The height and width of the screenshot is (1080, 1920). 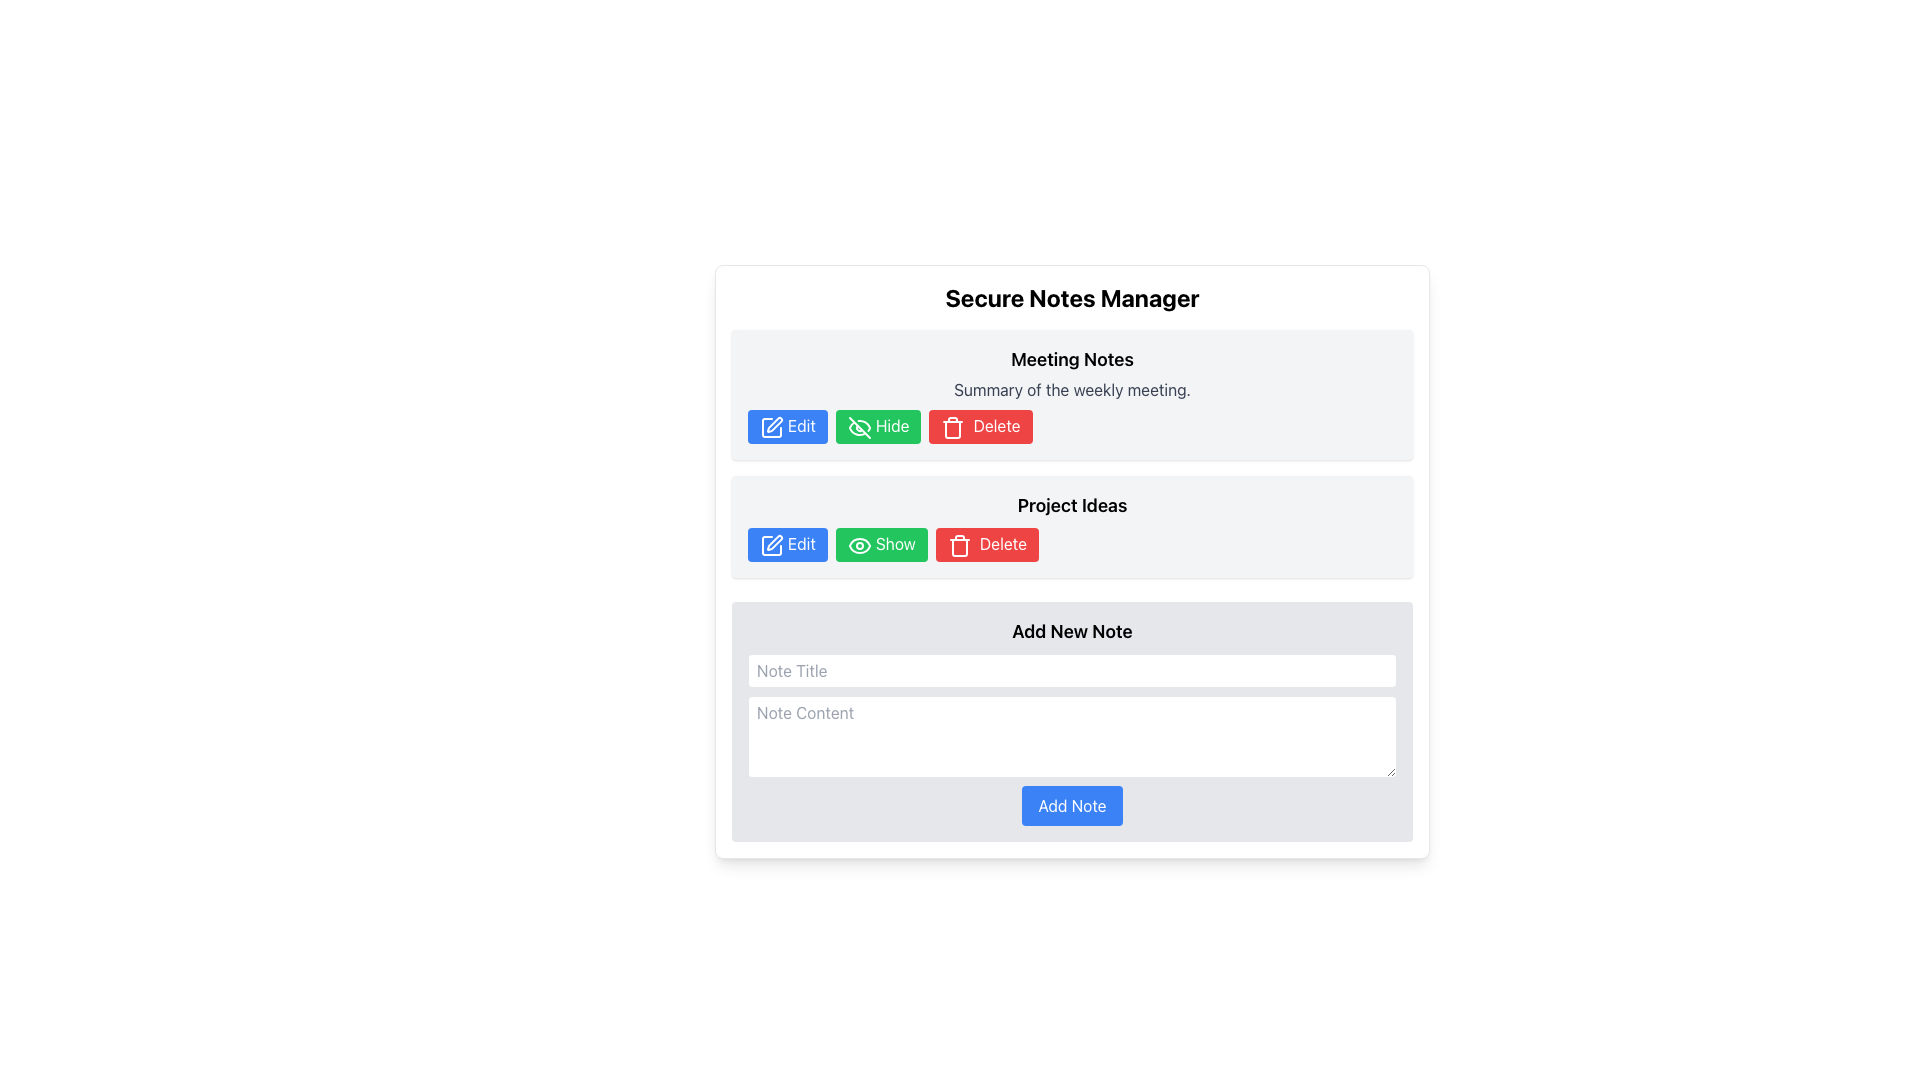 I want to click on the 'Meeting Notes' text element, which is displayed in bold and larger font as the title of the section, positioned above the 'Summary of the weekly meeting.', so click(x=1071, y=358).